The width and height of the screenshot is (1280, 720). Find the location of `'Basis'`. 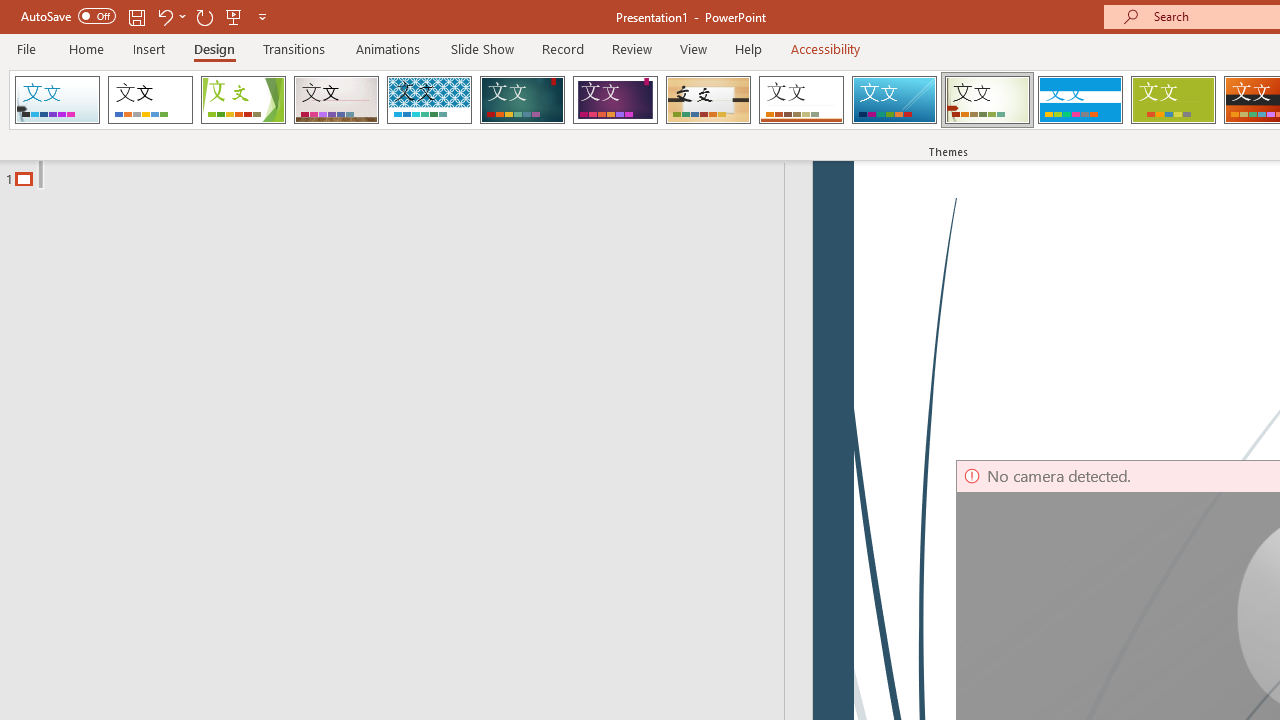

'Basis' is located at coordinates (1173, 100).